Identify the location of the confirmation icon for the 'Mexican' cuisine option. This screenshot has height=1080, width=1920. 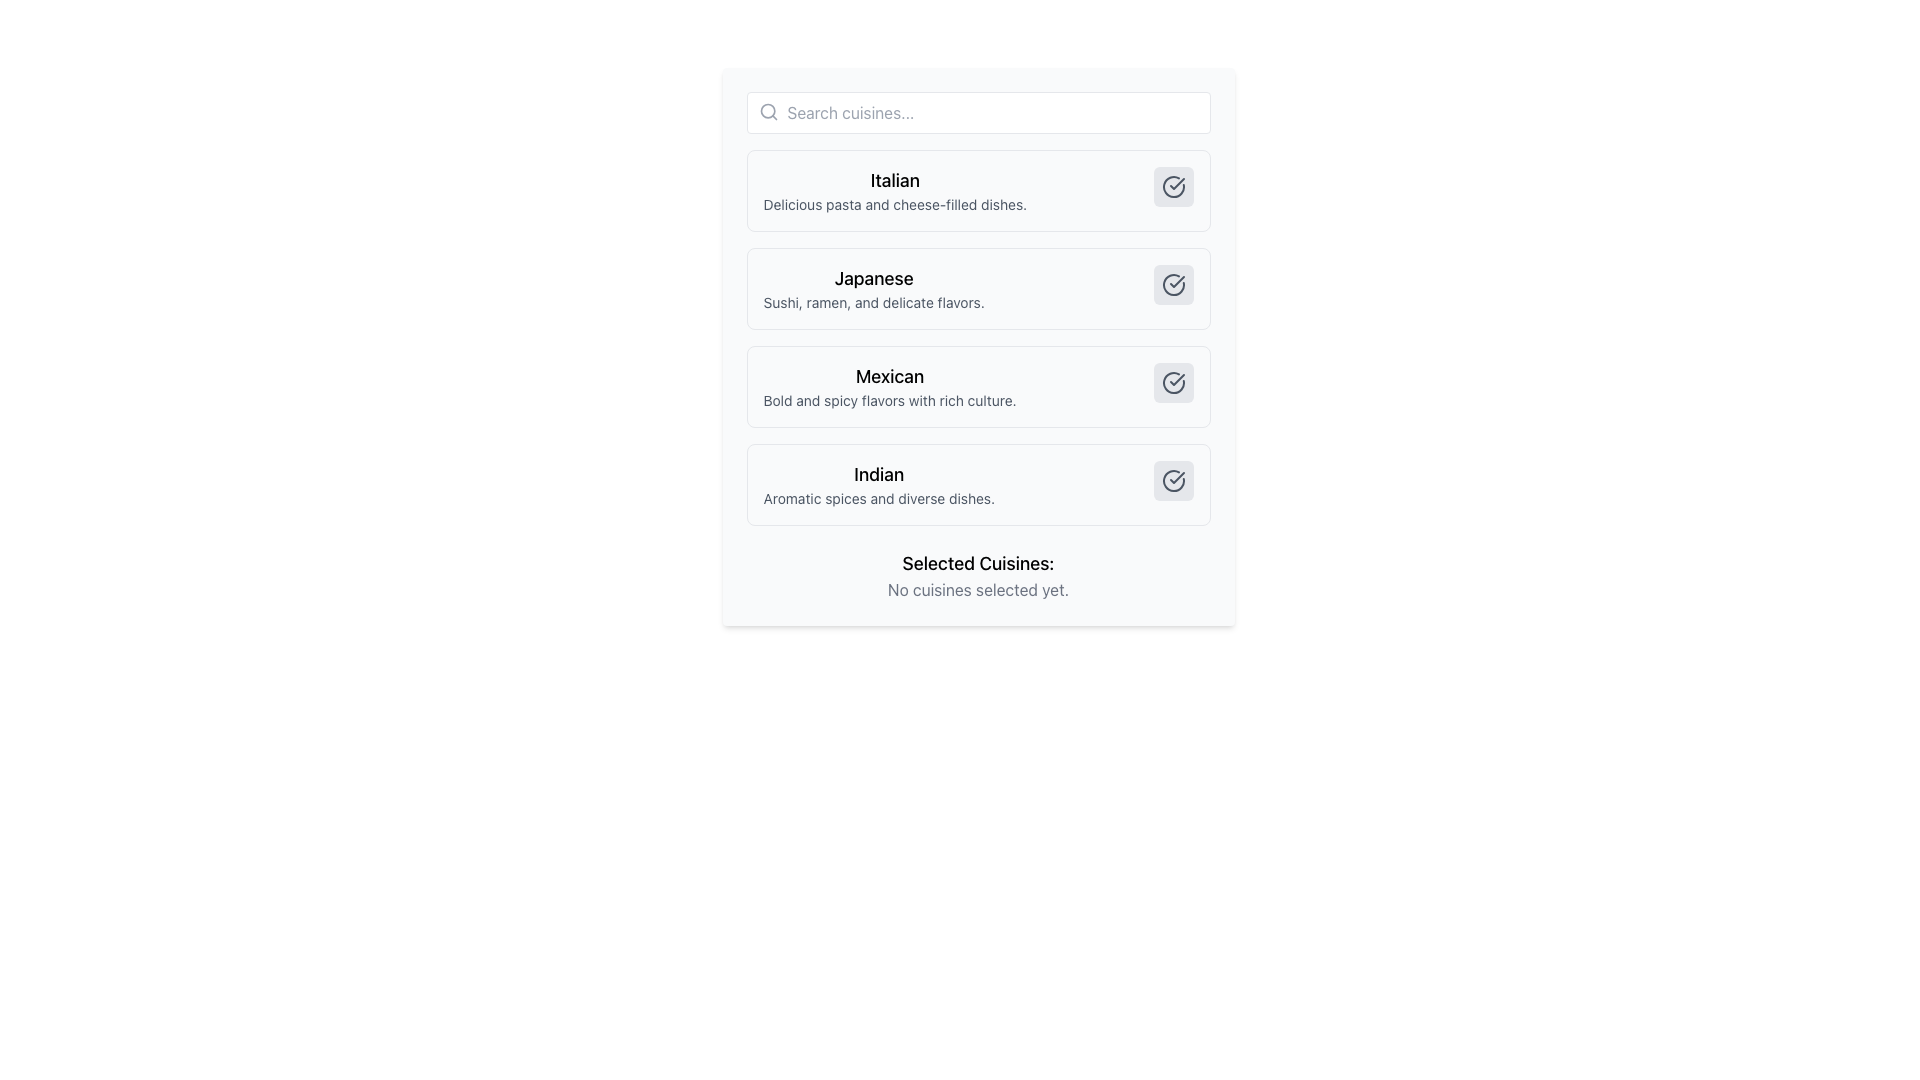
(1176, 380).